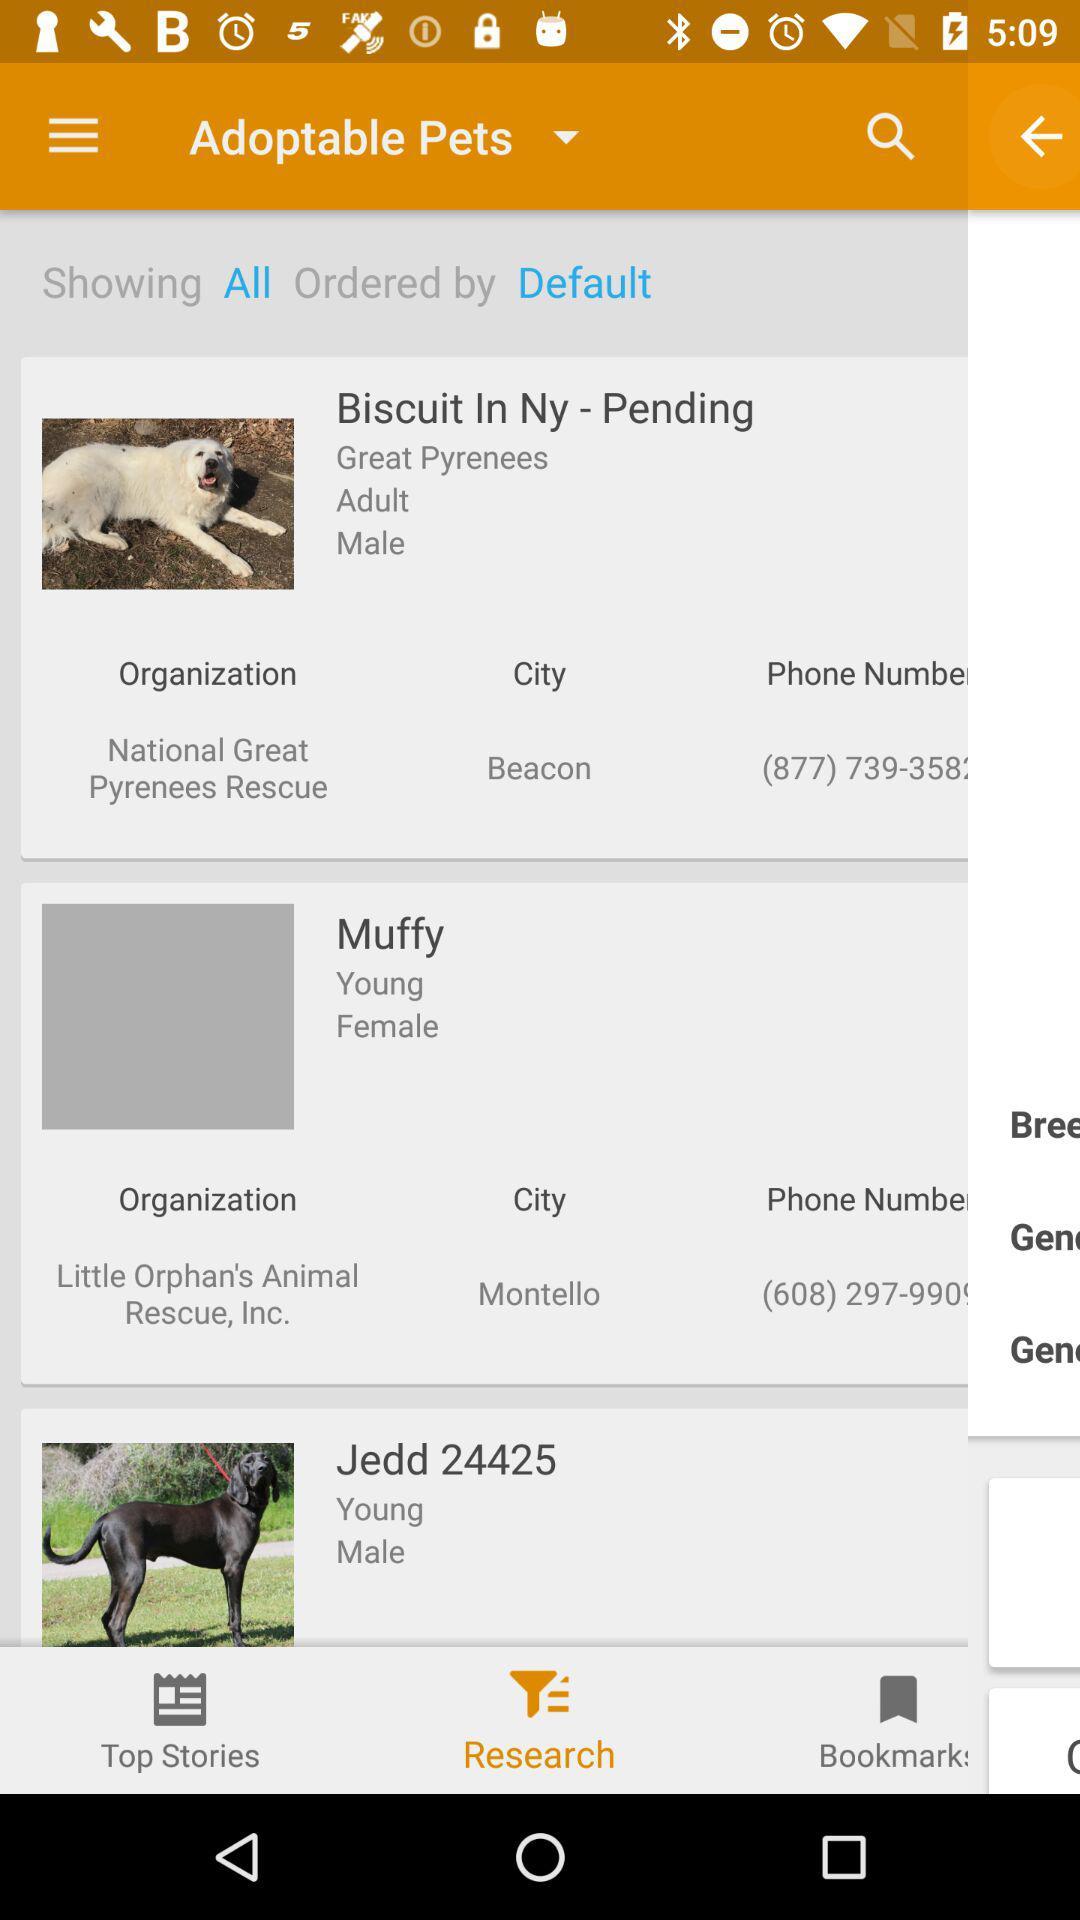 The height and width of the screenshot is (1920, 1080). What do you see at coordinates (72, 135) in the screenshot?
I see `open menu` at bounding box center [72, 135].